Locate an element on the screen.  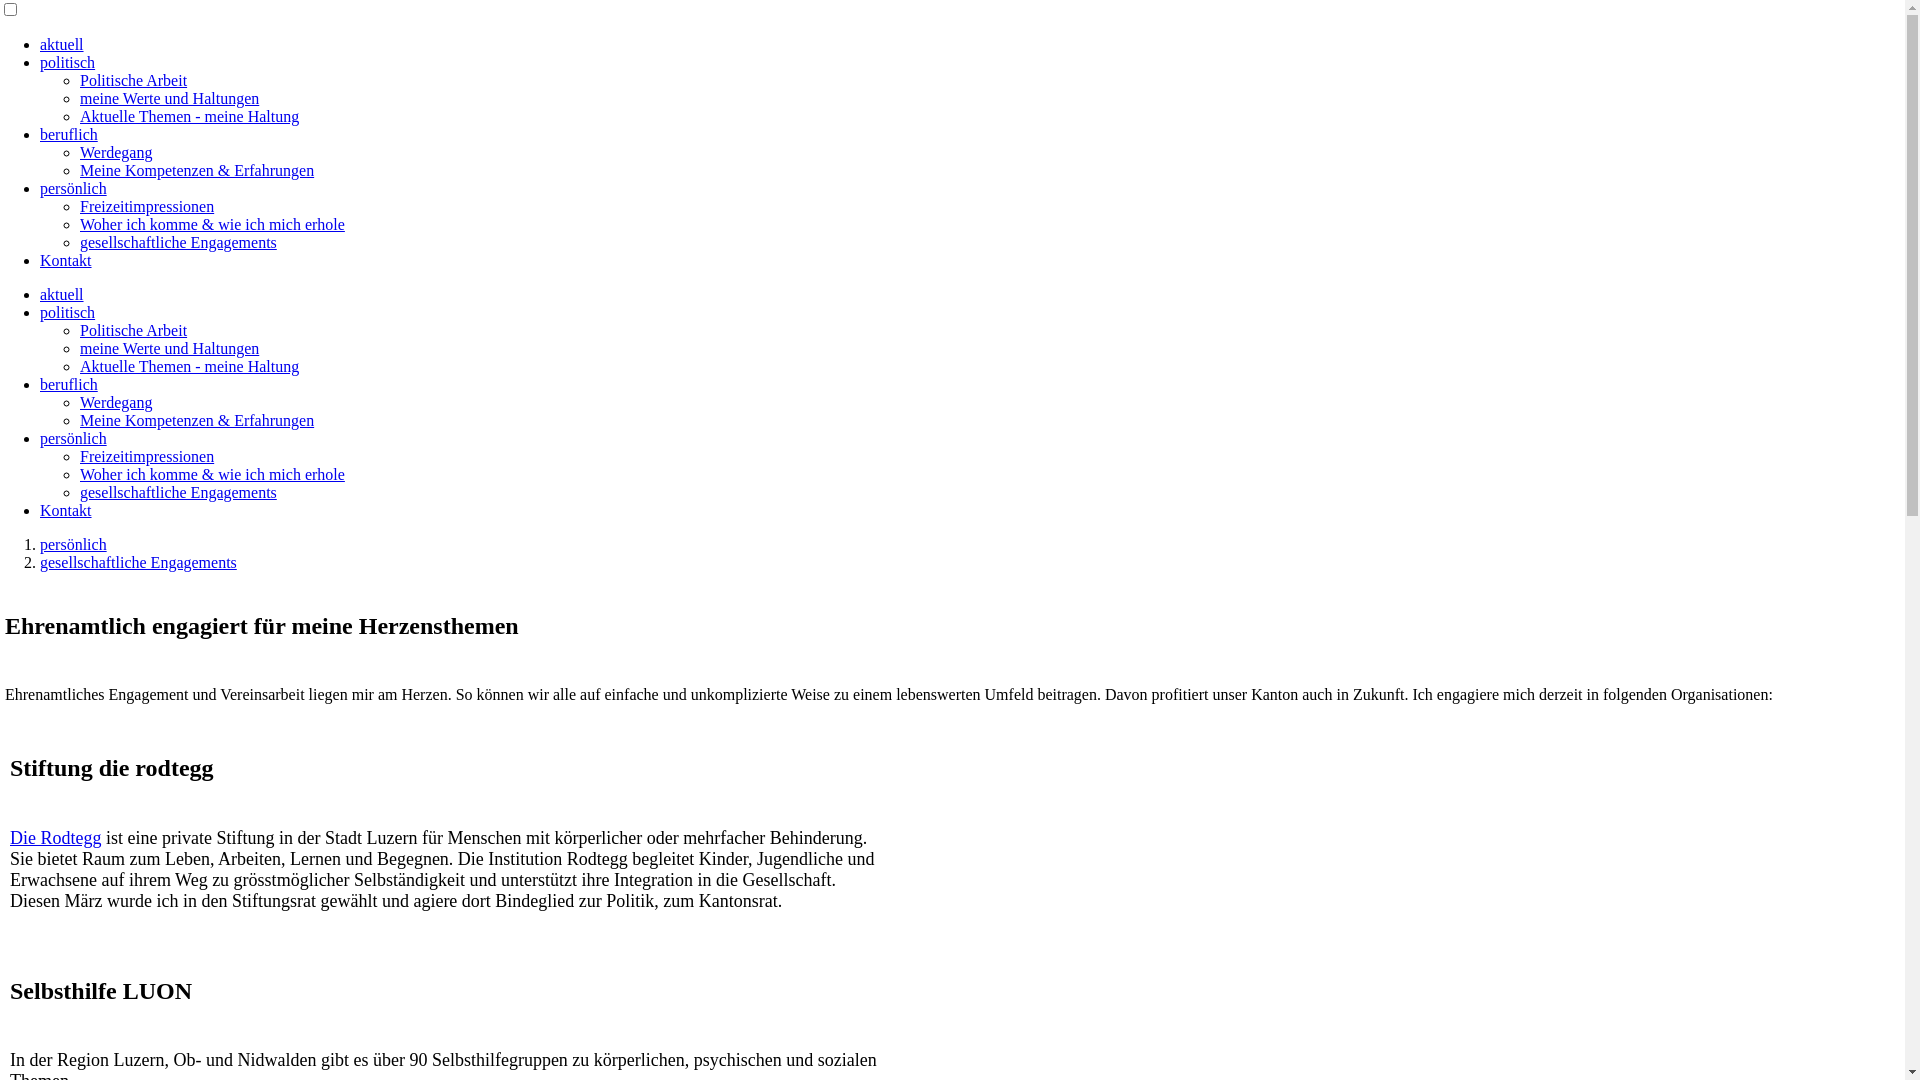
'gesellschaftliche Engagements' is located at coordinates (137, 562).